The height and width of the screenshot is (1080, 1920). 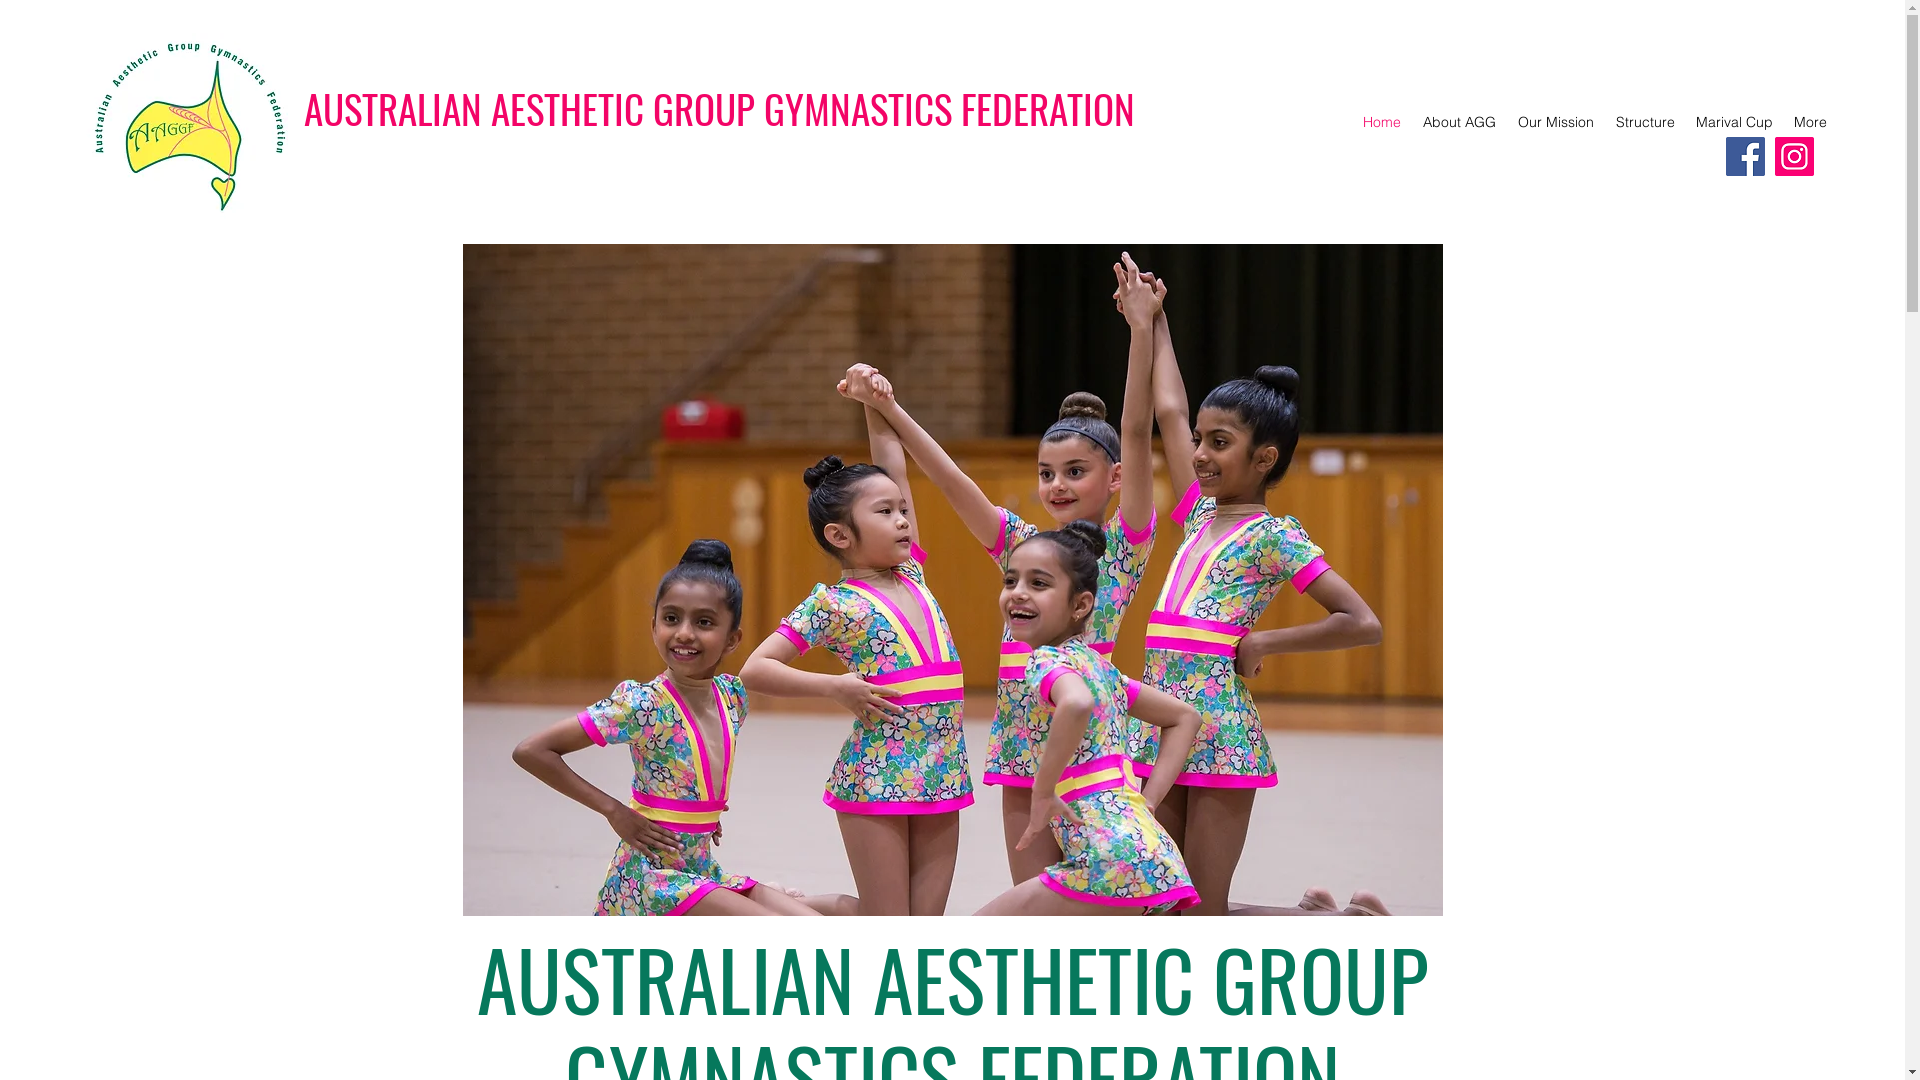 I want to click on 'Home', so click(x=1350, y=122).